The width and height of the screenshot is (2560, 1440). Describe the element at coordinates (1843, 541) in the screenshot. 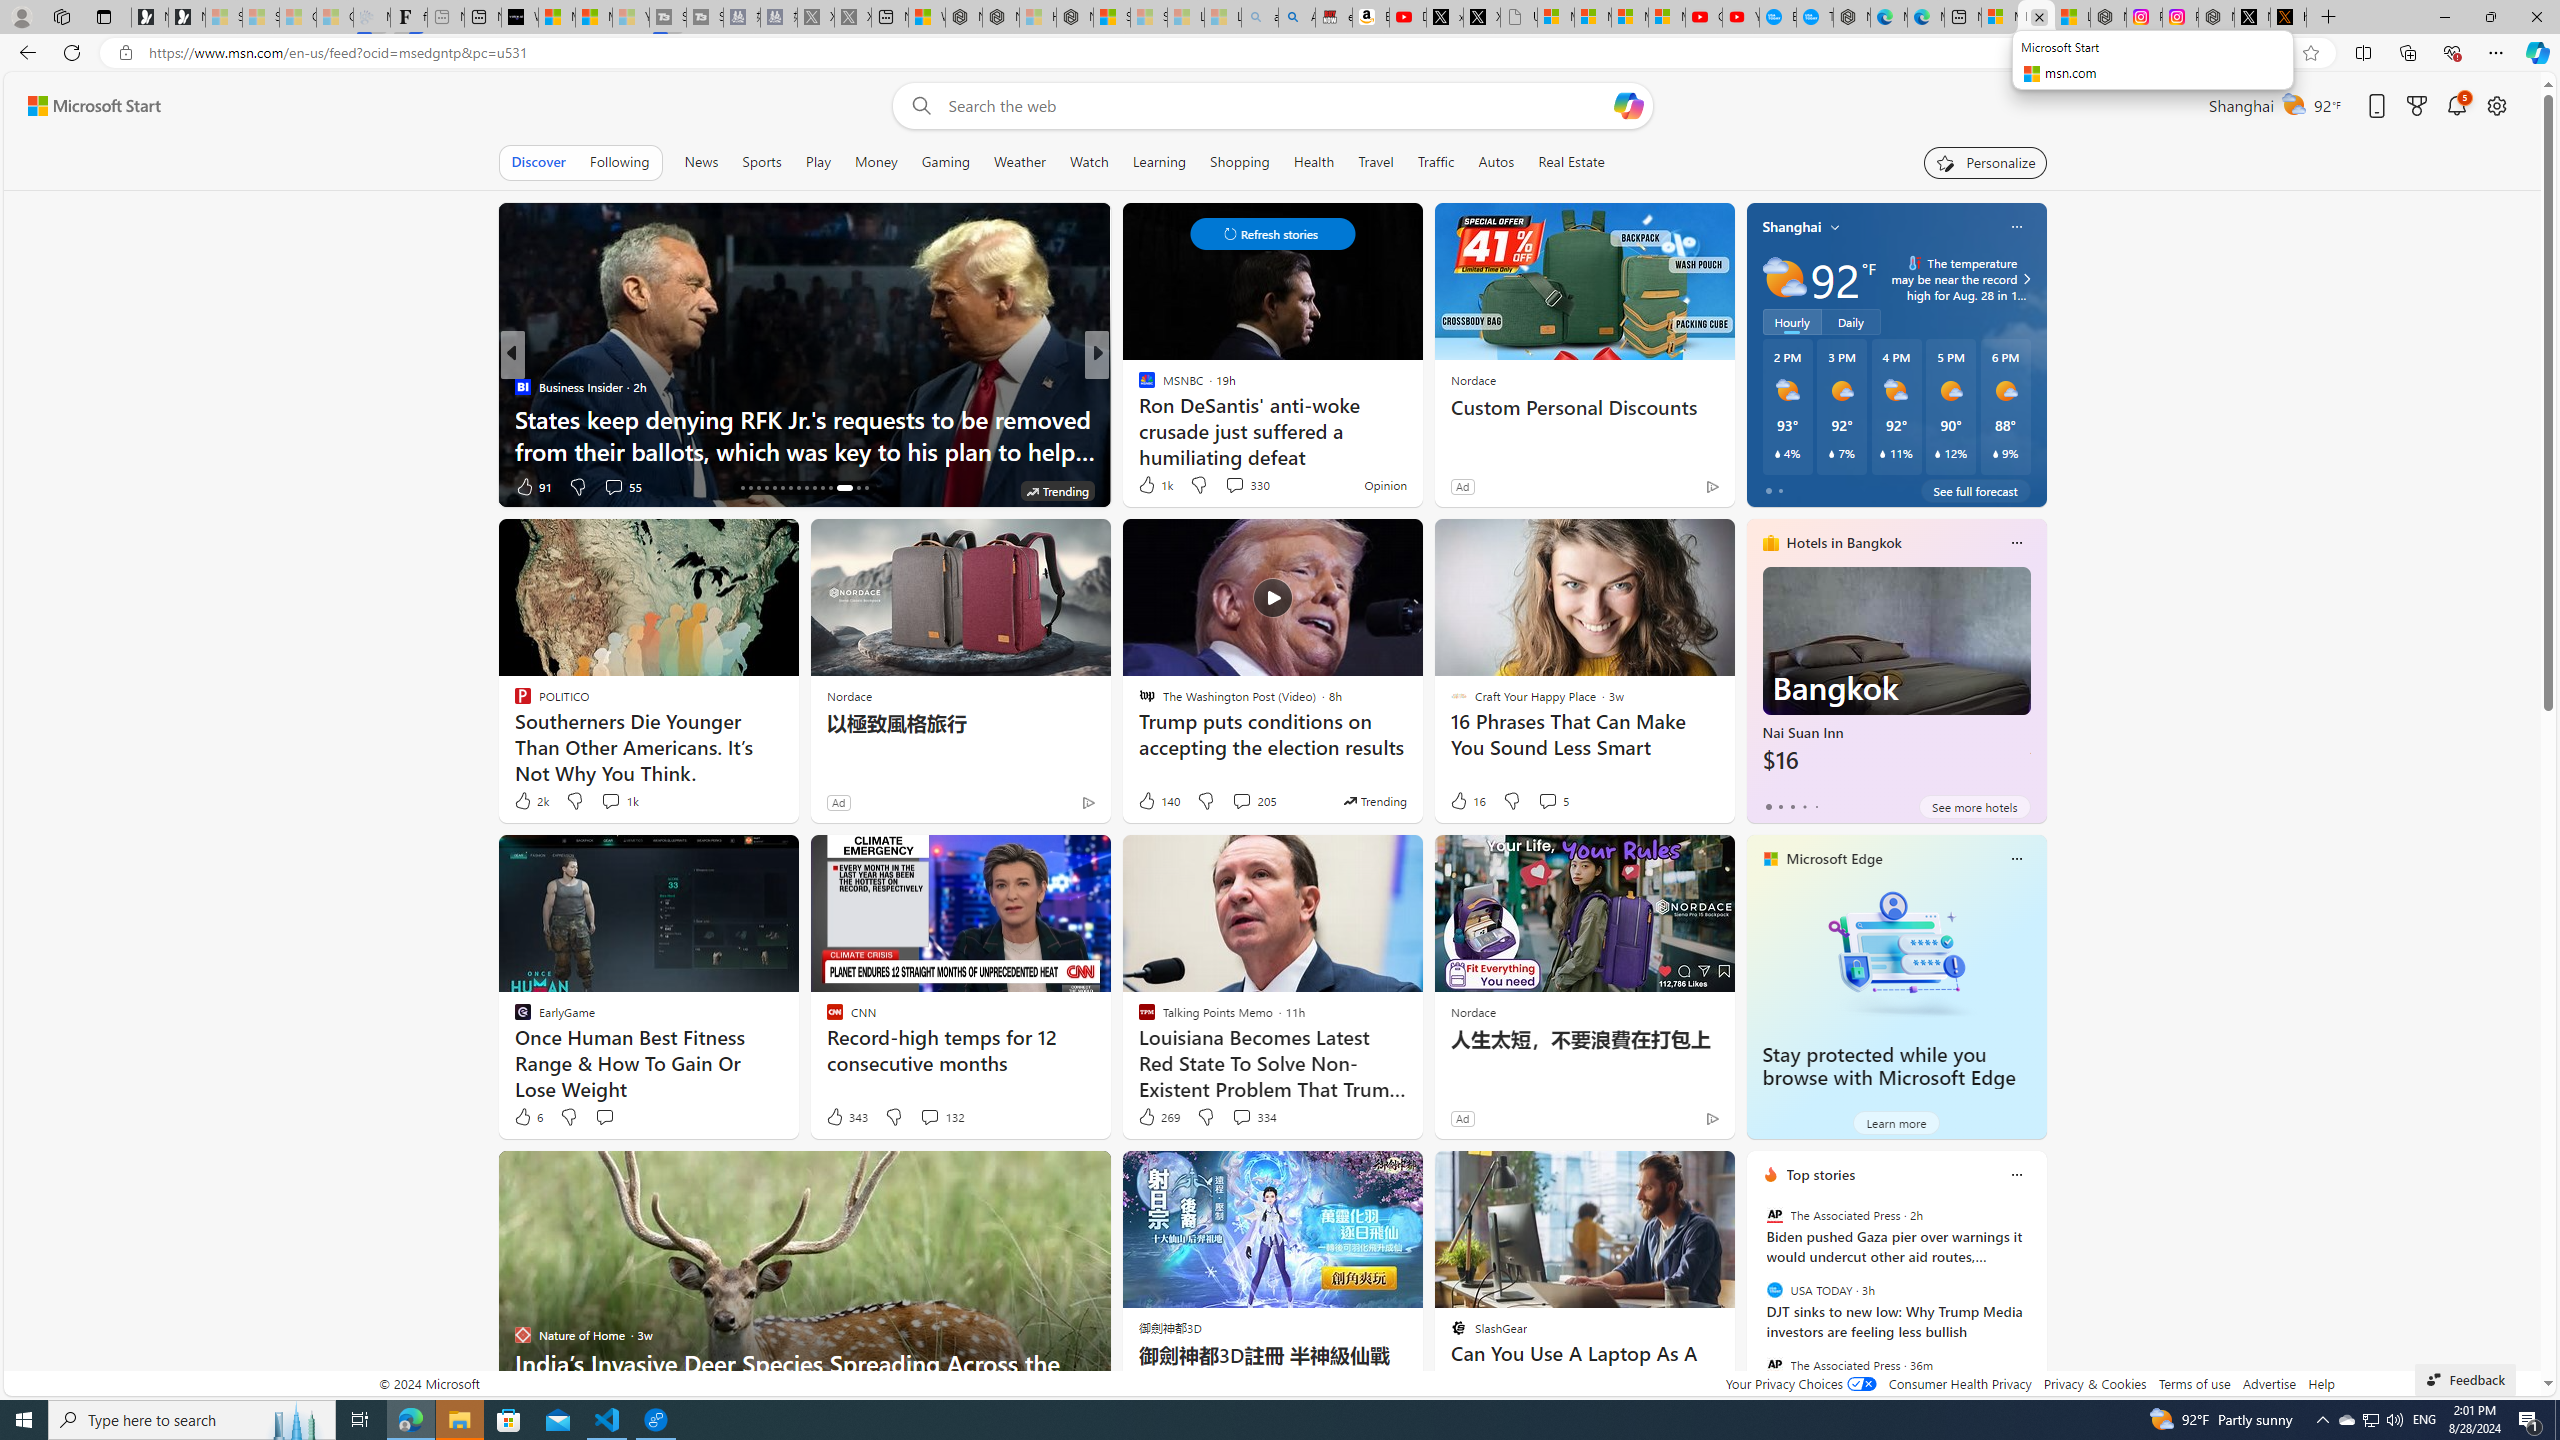

I see `'Hotels in Bangkok'` at that location.